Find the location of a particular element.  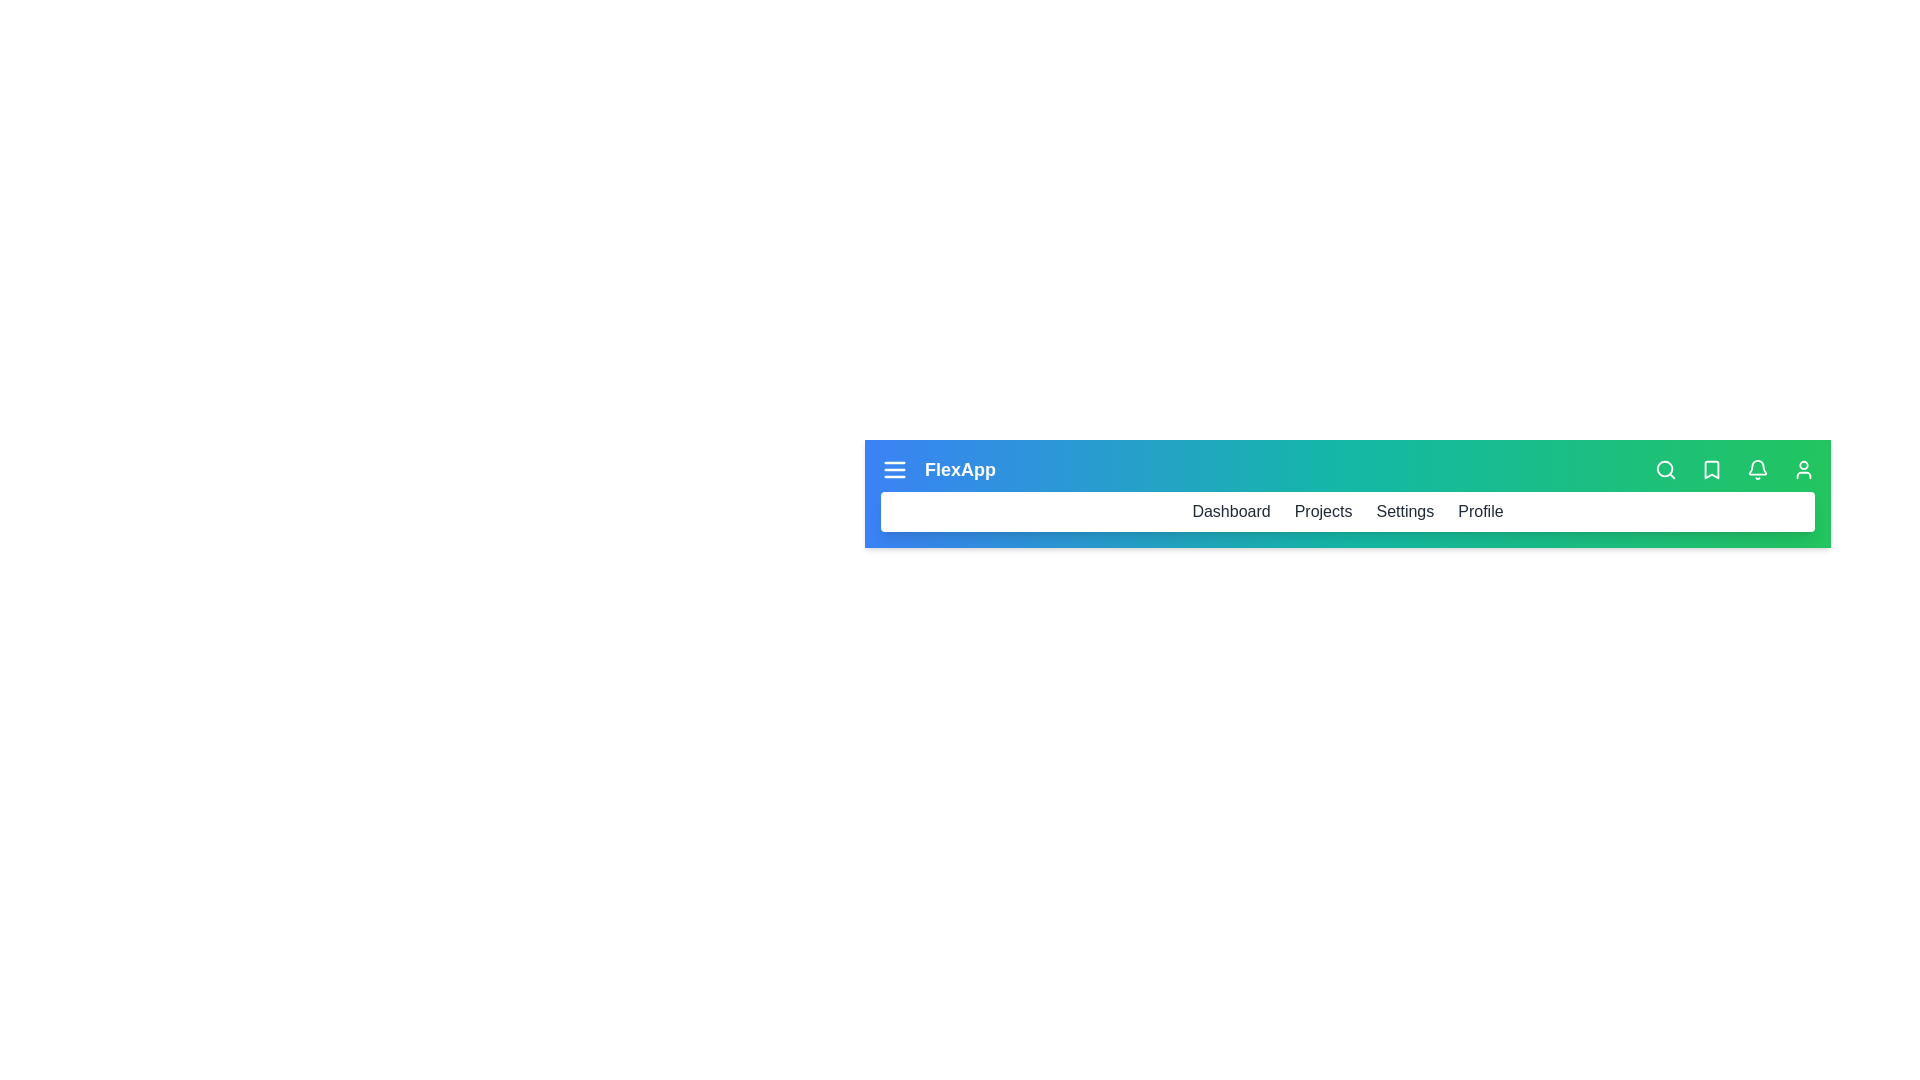

the search icon to activate the search functionality is located at coordinates (1665, 470).